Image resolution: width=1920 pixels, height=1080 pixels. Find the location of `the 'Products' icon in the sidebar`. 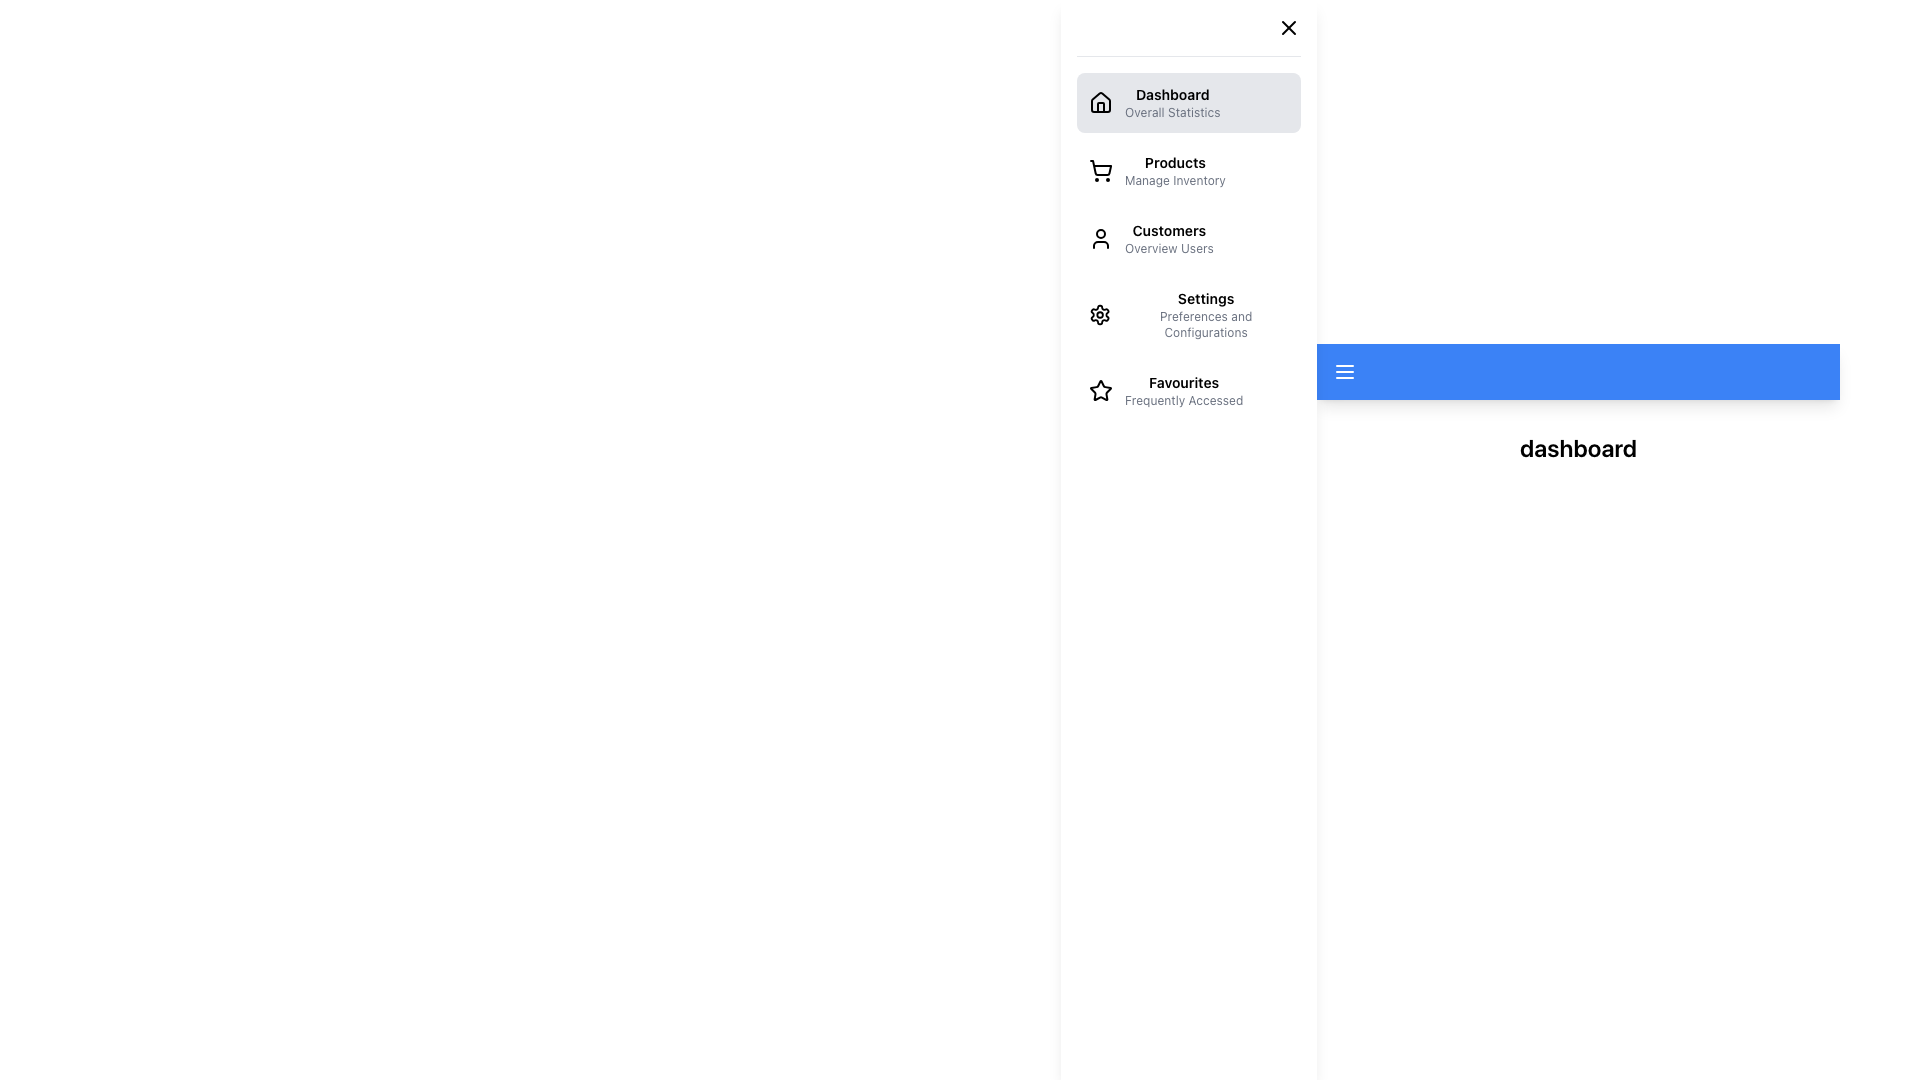

the 'Products' icon in the sidebar is located at coordinates (1099, 167).